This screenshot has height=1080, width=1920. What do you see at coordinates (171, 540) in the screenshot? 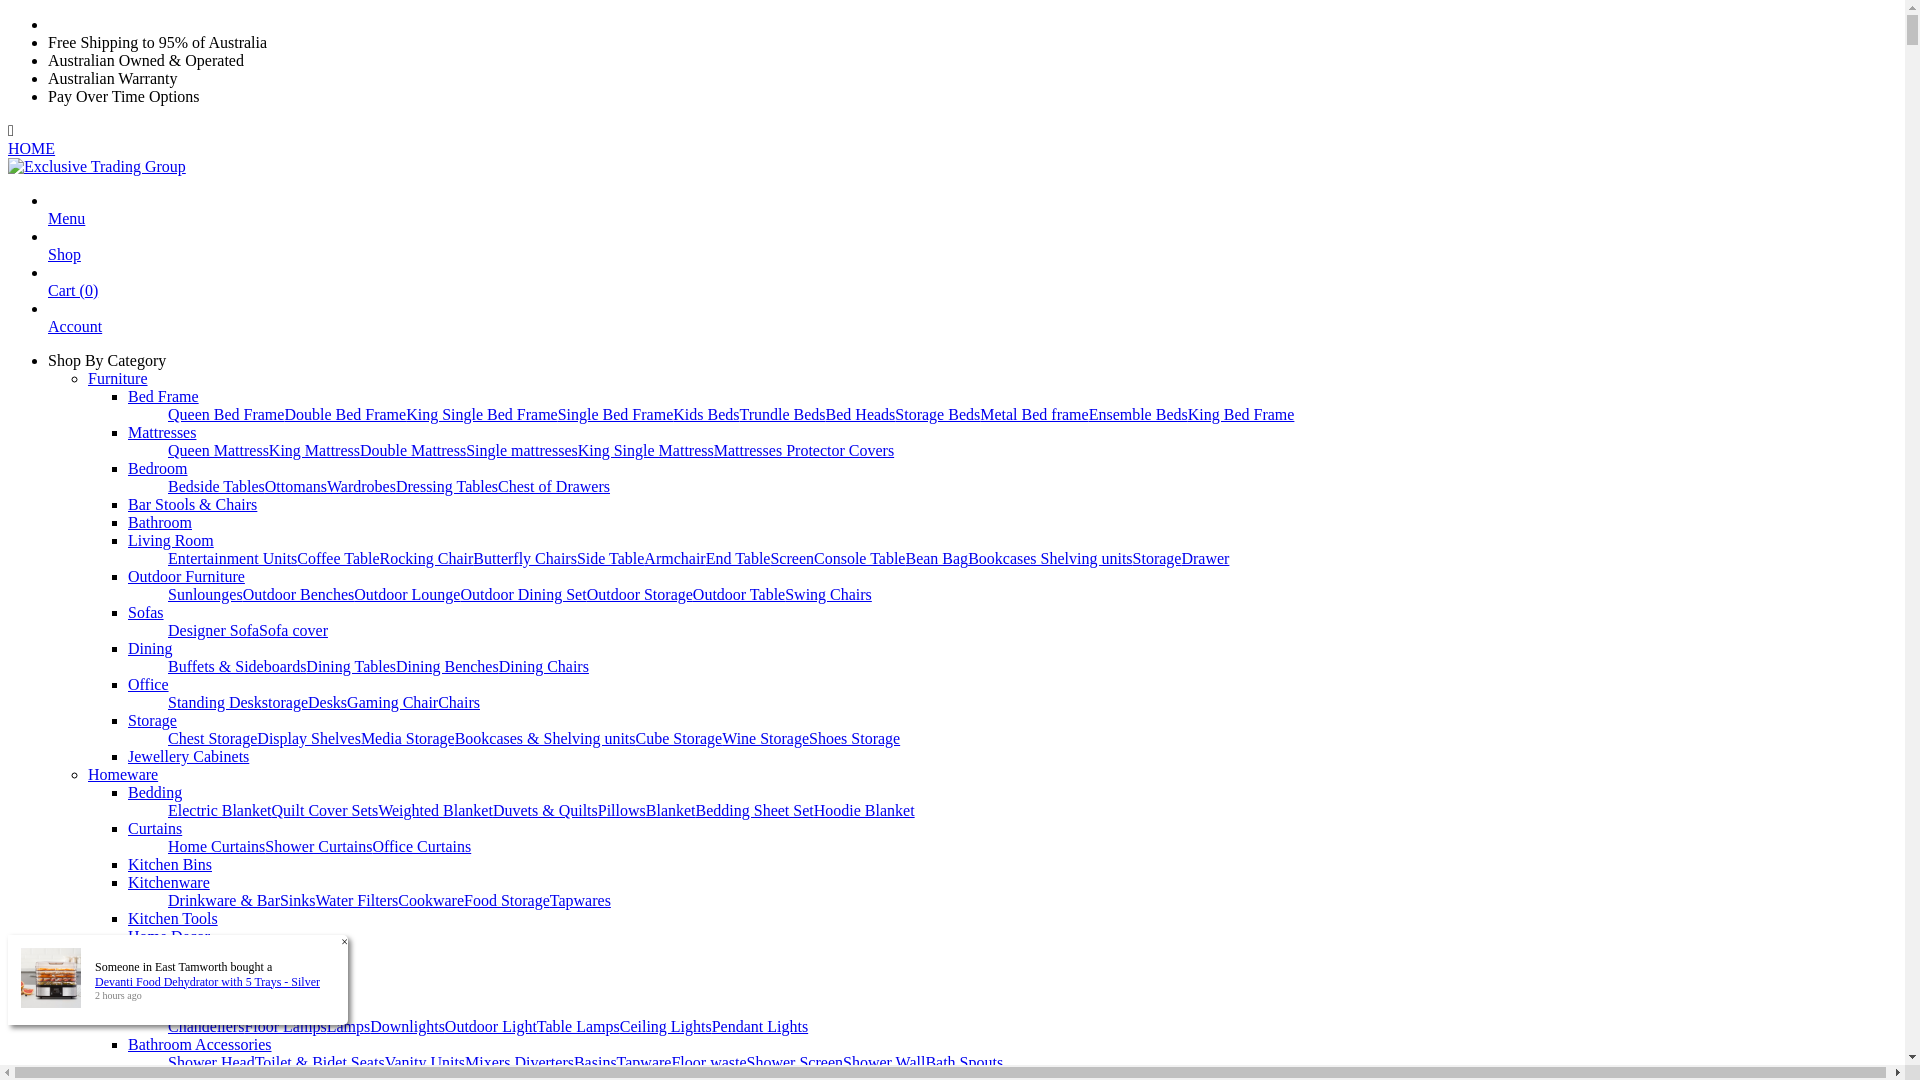
I see `'Living Room'` at bounding box center [171, 540].